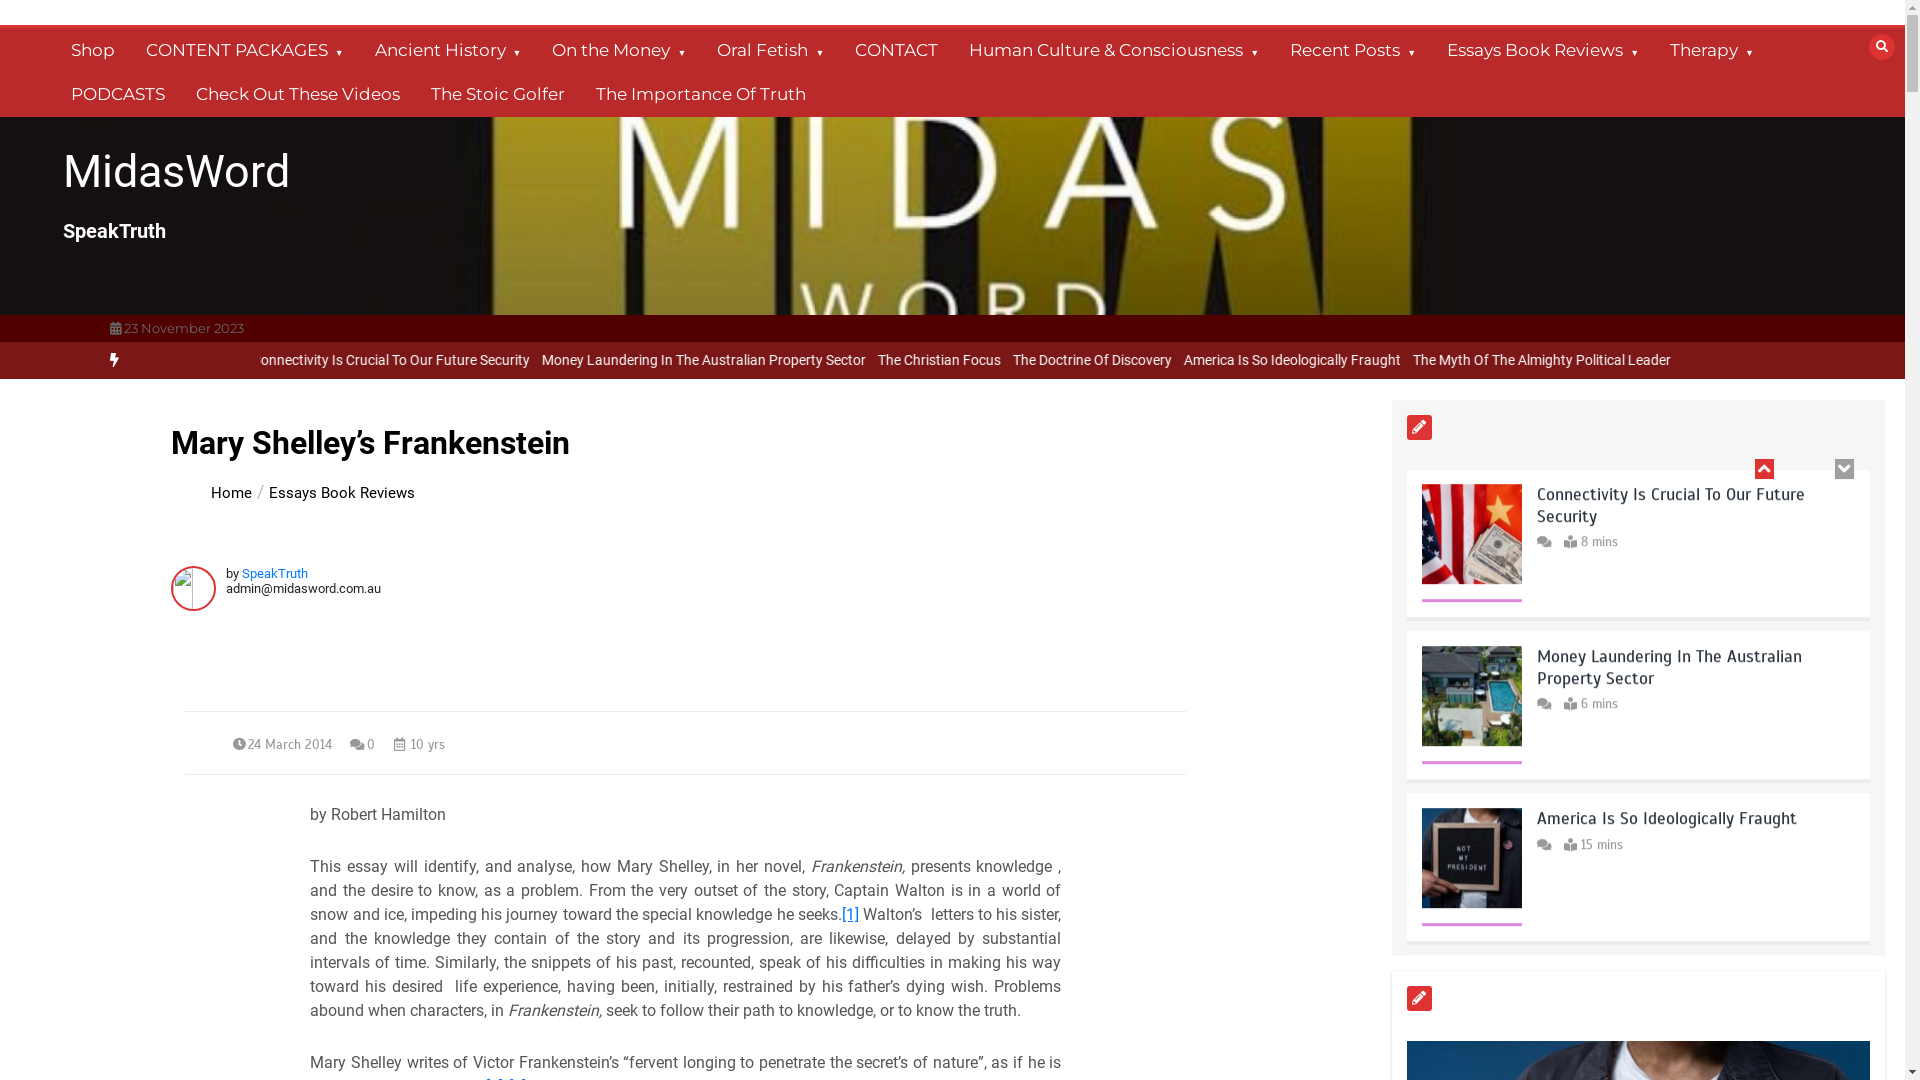  What do you see at coordinates (1112, 49) in the screenshot?
I see `'Human Culture & Consciousness'` at bounding box center [1112, 49].